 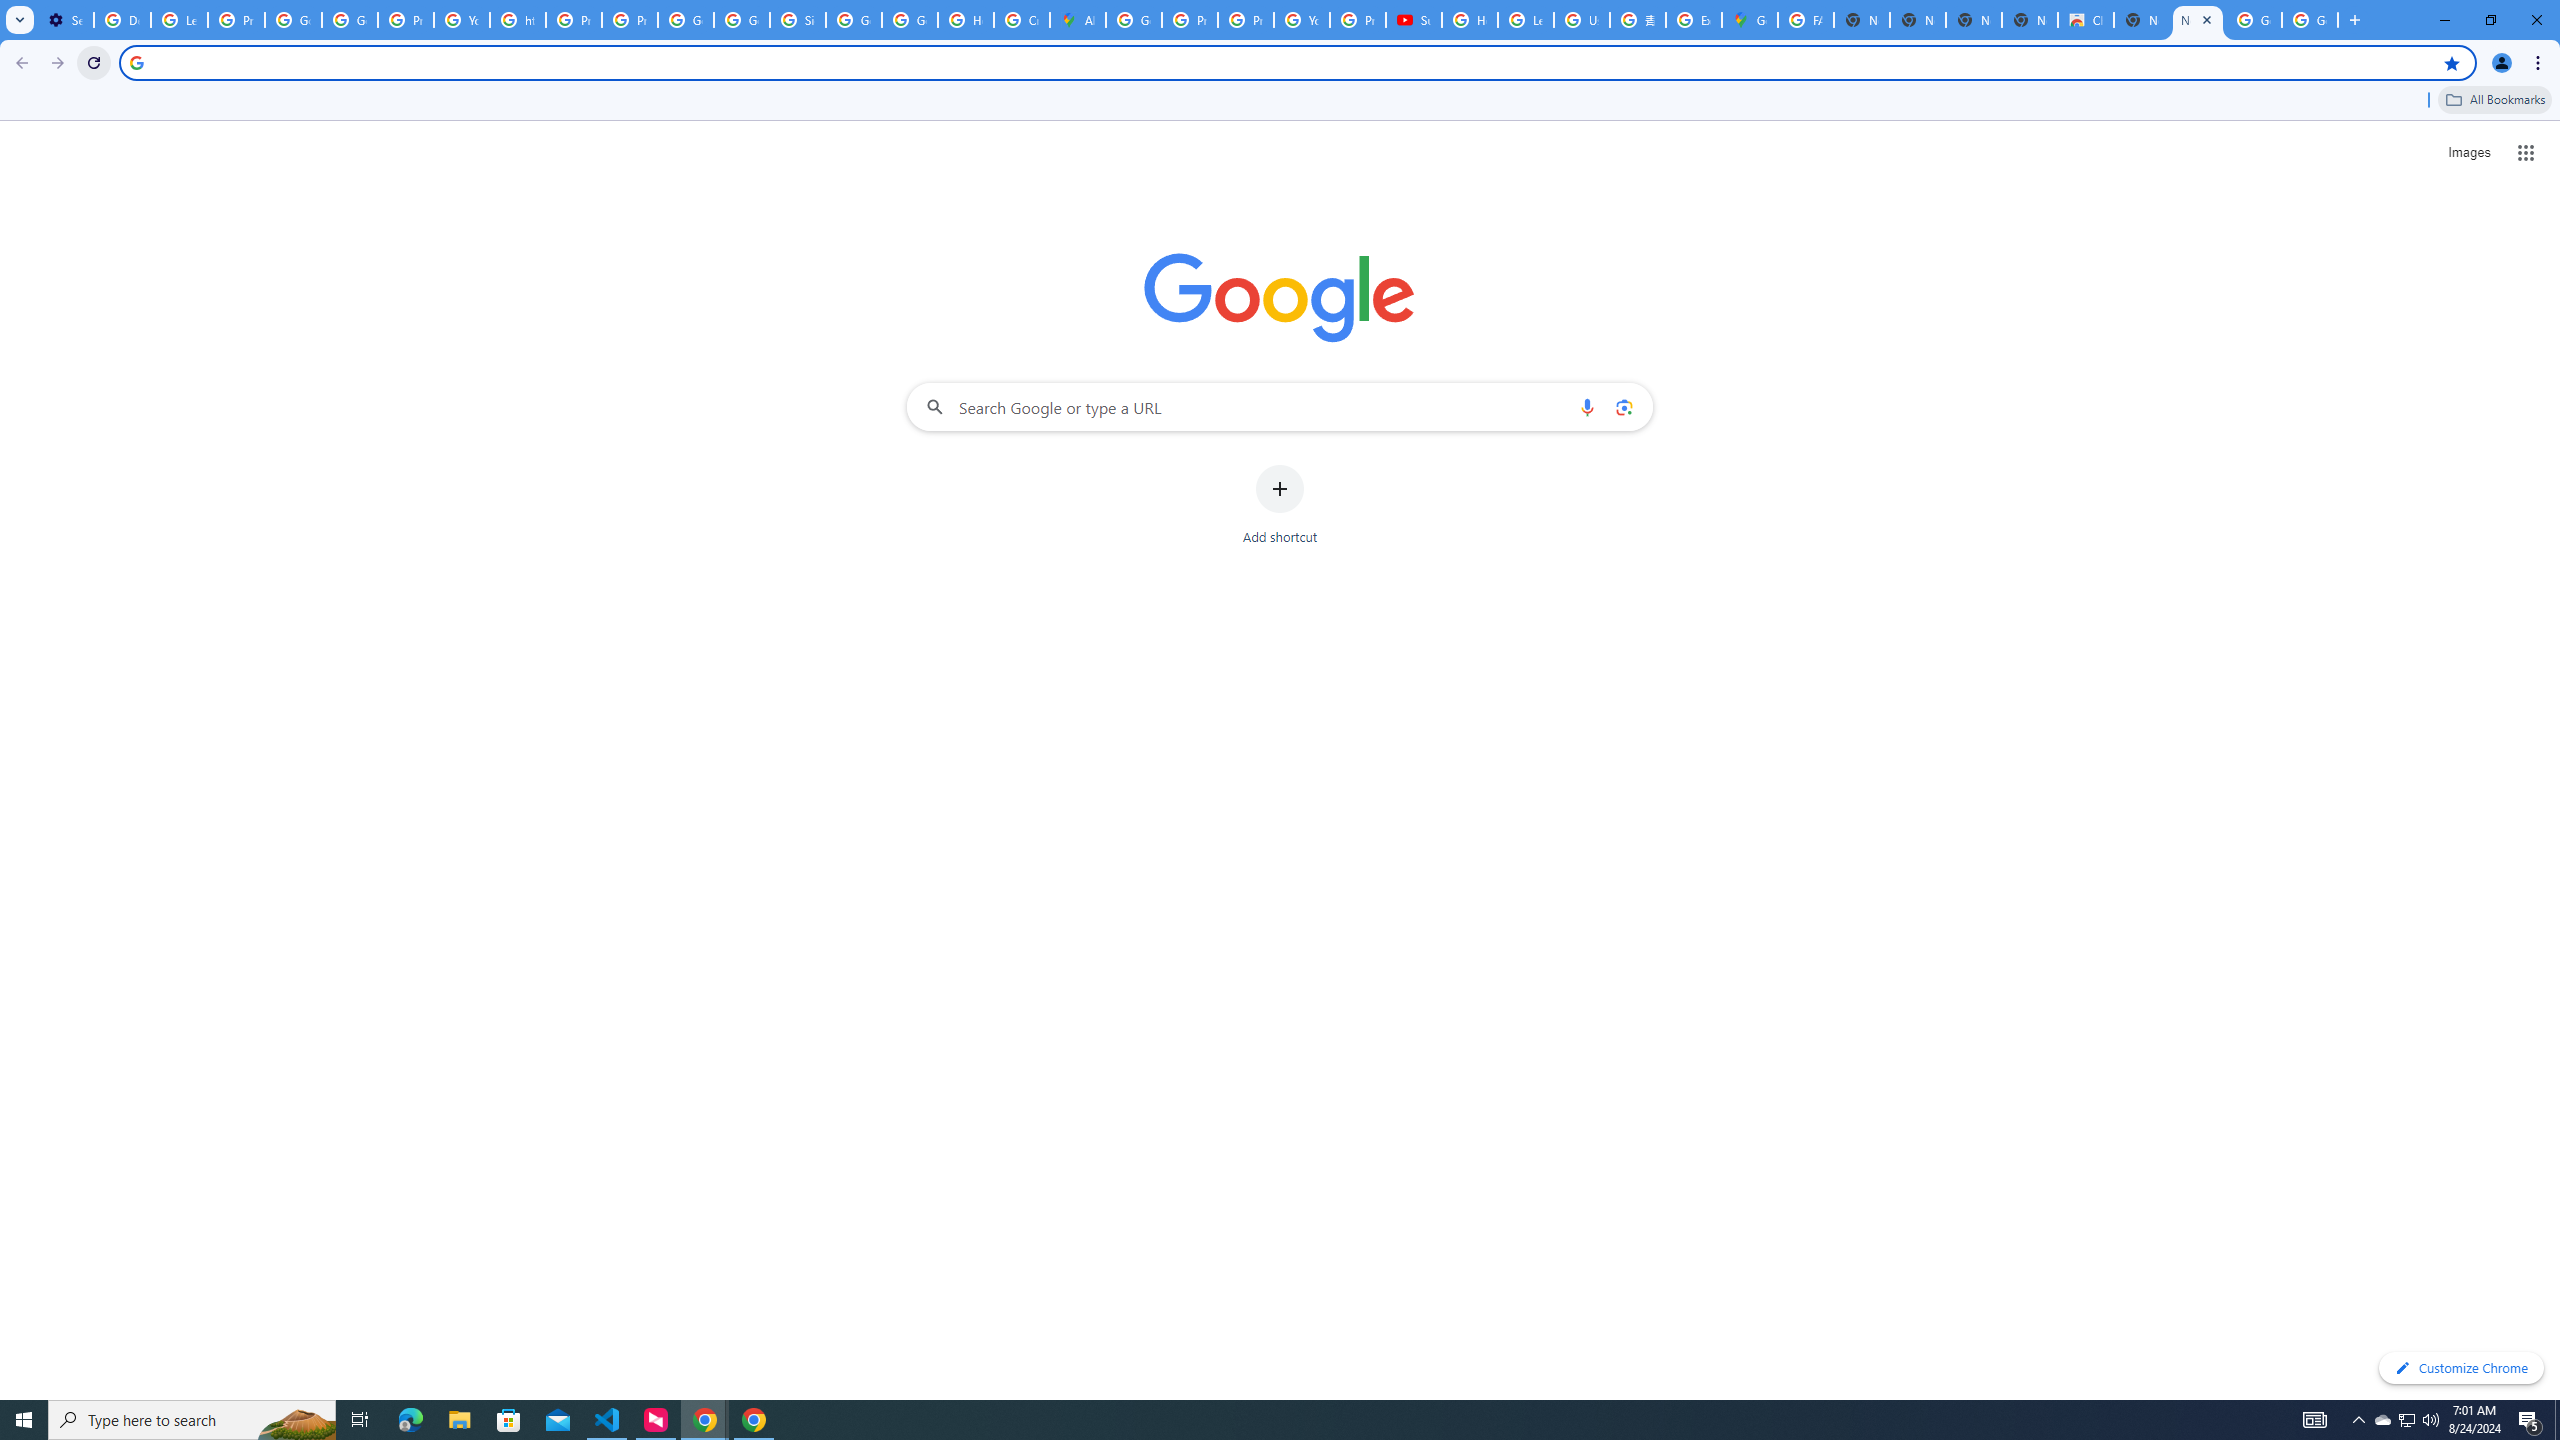 I want to click on 'https://scholar.google.com/', so click(x=517, y=19).